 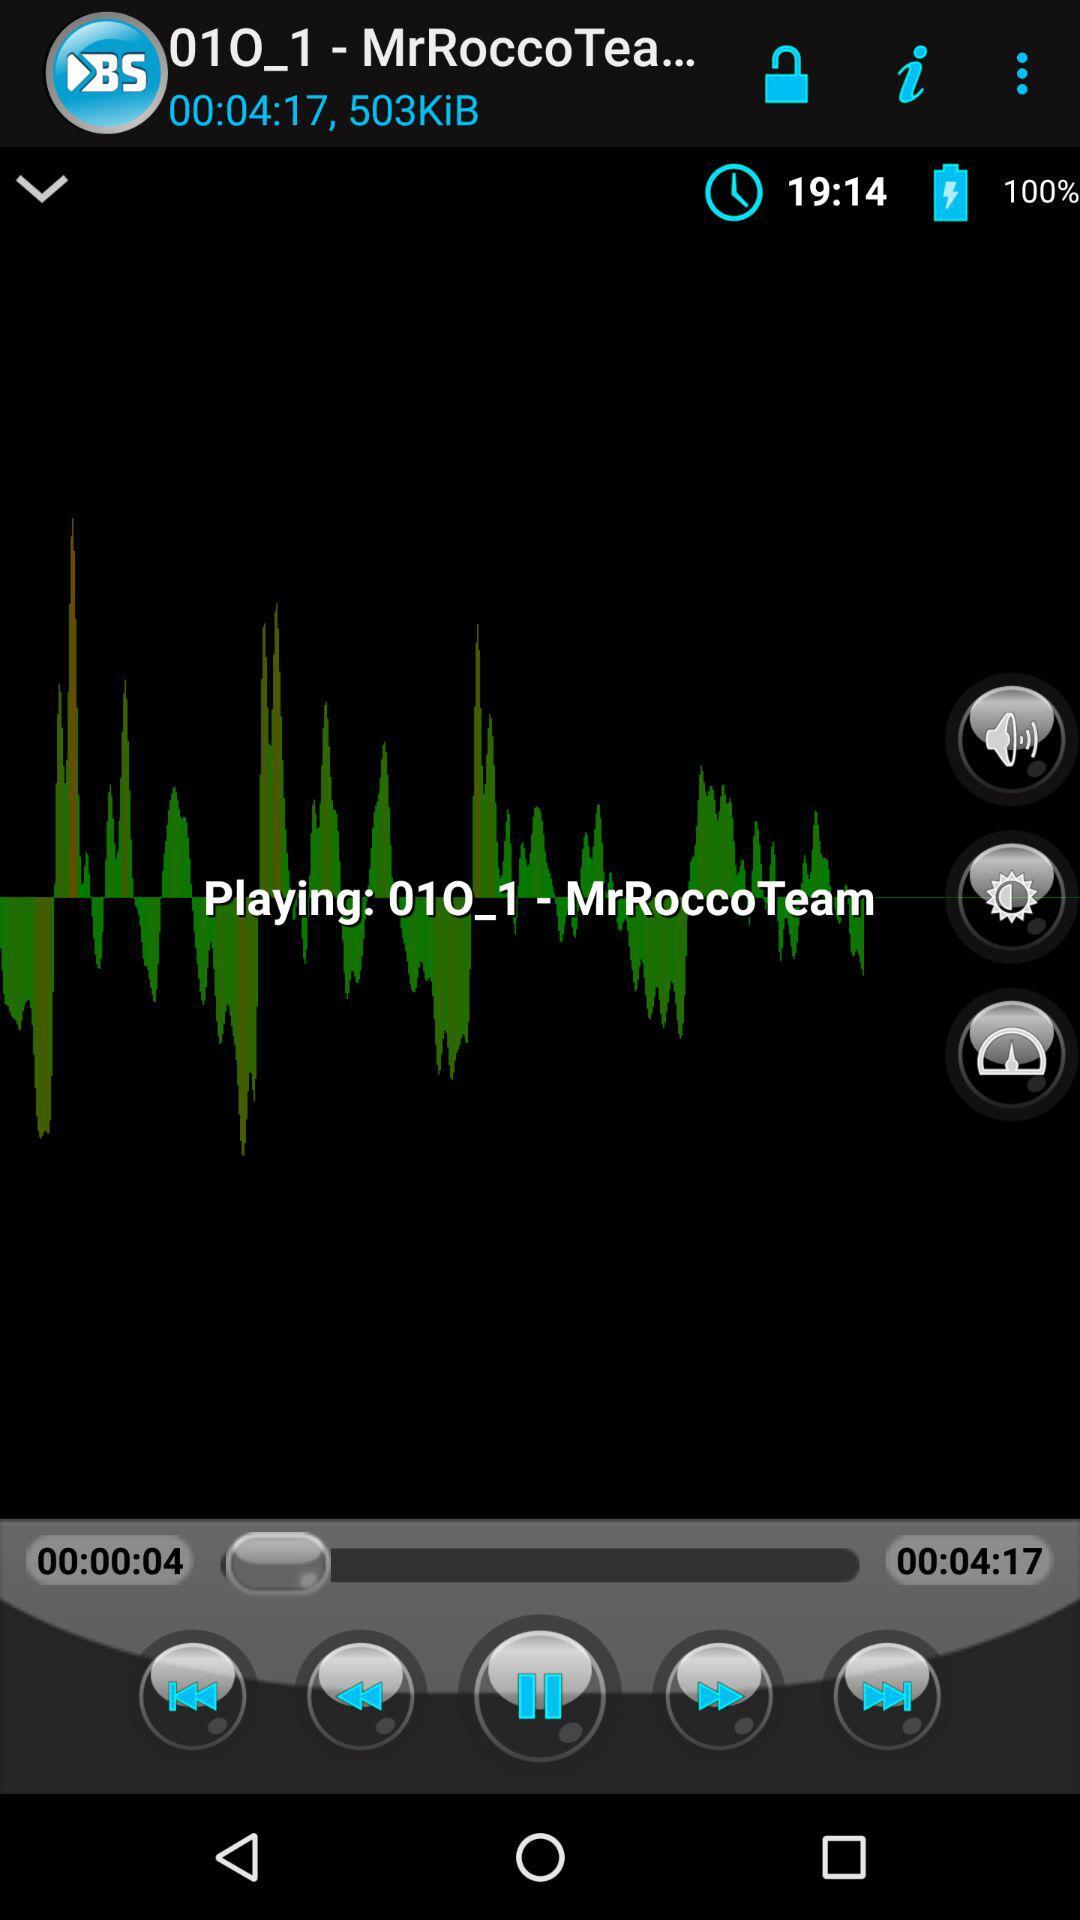 What do you see at coordinates (1011, 885) in the screenshot?
I see `britenes` at bounding box center [1011, 885].